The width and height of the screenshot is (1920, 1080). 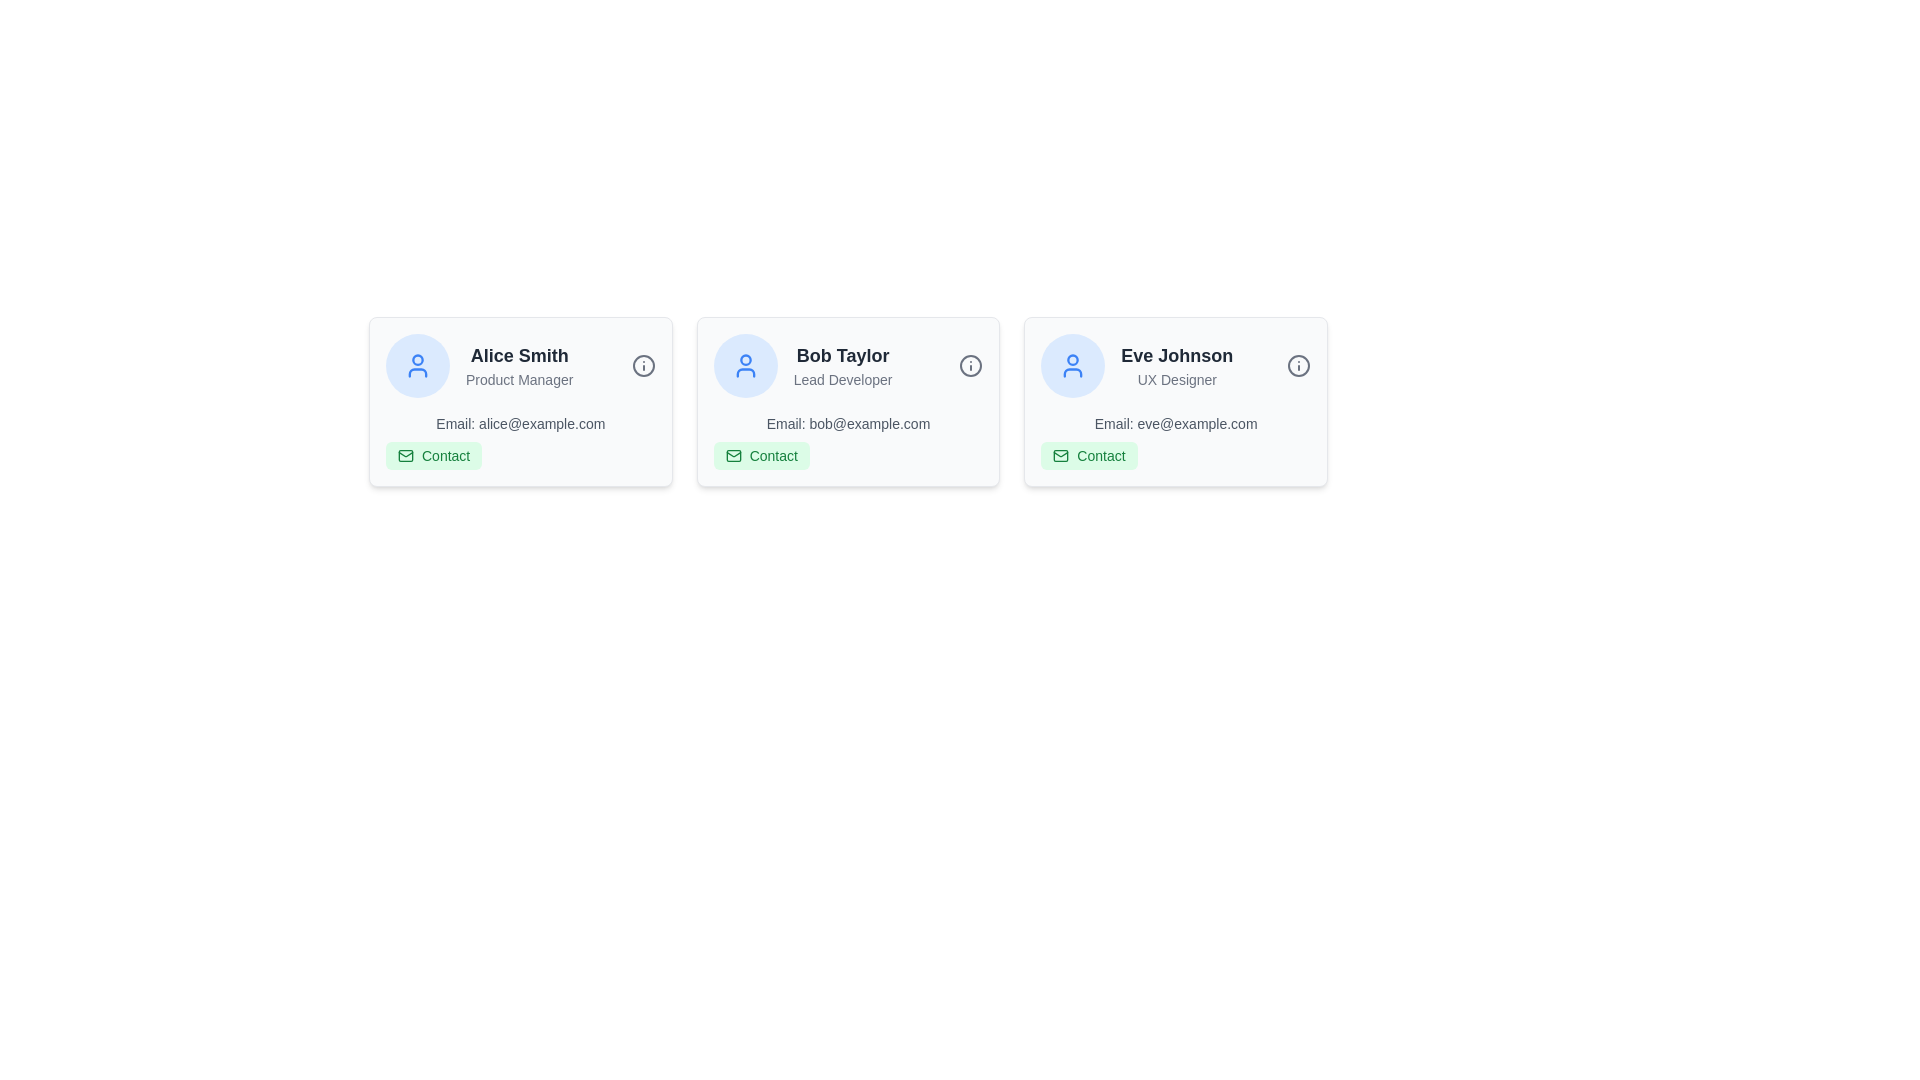 What do you see at coordinates (1176, 441) in the screenshot?
I see `the email address link located in the upper-right card labeled 'Eve Johnson UX Designer', below the title area, and is the last visible section of the card's content` at bounding box center [1176, 441].